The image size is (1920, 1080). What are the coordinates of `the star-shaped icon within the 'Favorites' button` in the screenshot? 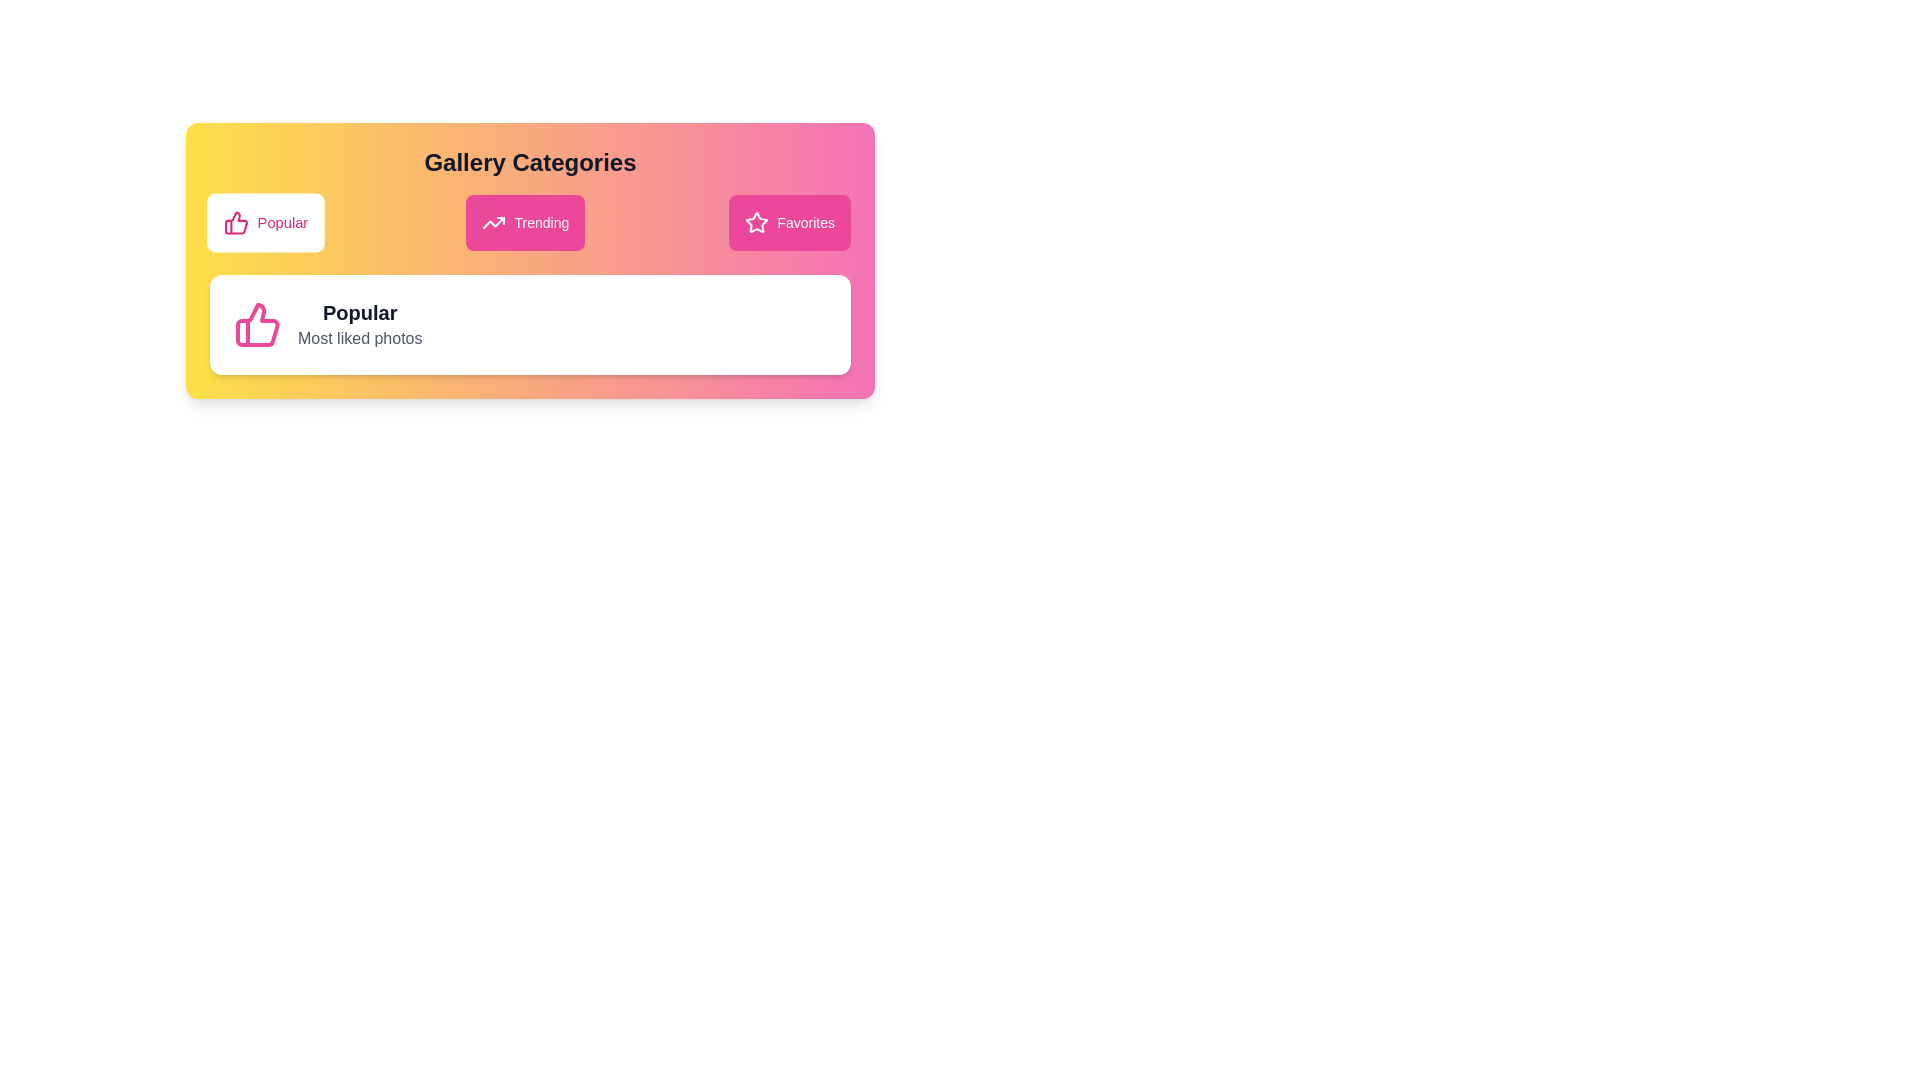 It's located at (756, 222).